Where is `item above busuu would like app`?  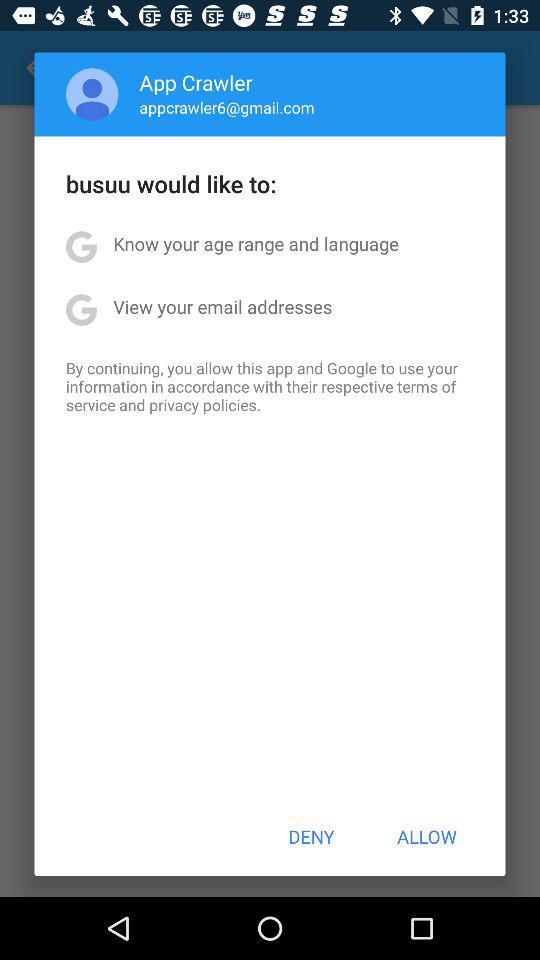
item above busuu would like app is located at coordinates (91, 94).